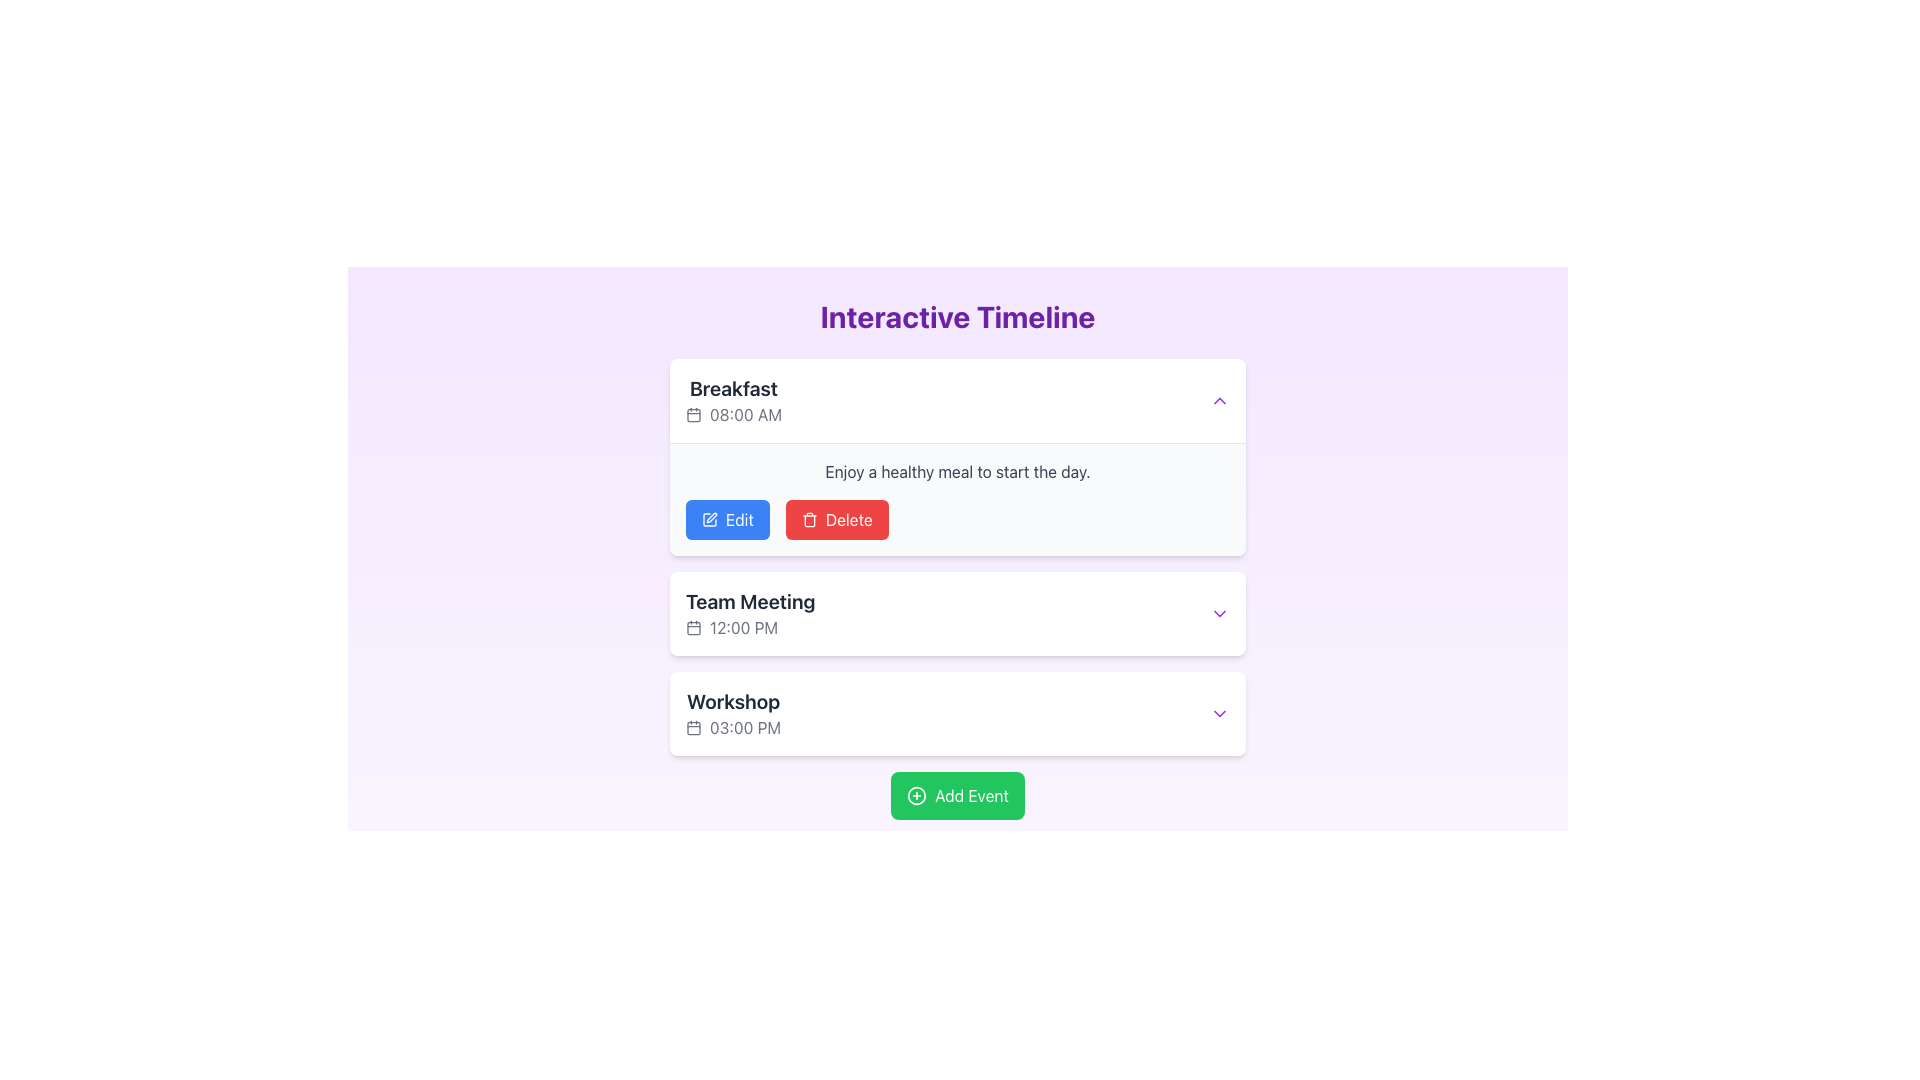  Describe the element at coordinates (1218, 612) in the screenshot. I see `the interactive icon at the far right of the 'Team Meeting' entry to change its color to a darker shade` at that location.